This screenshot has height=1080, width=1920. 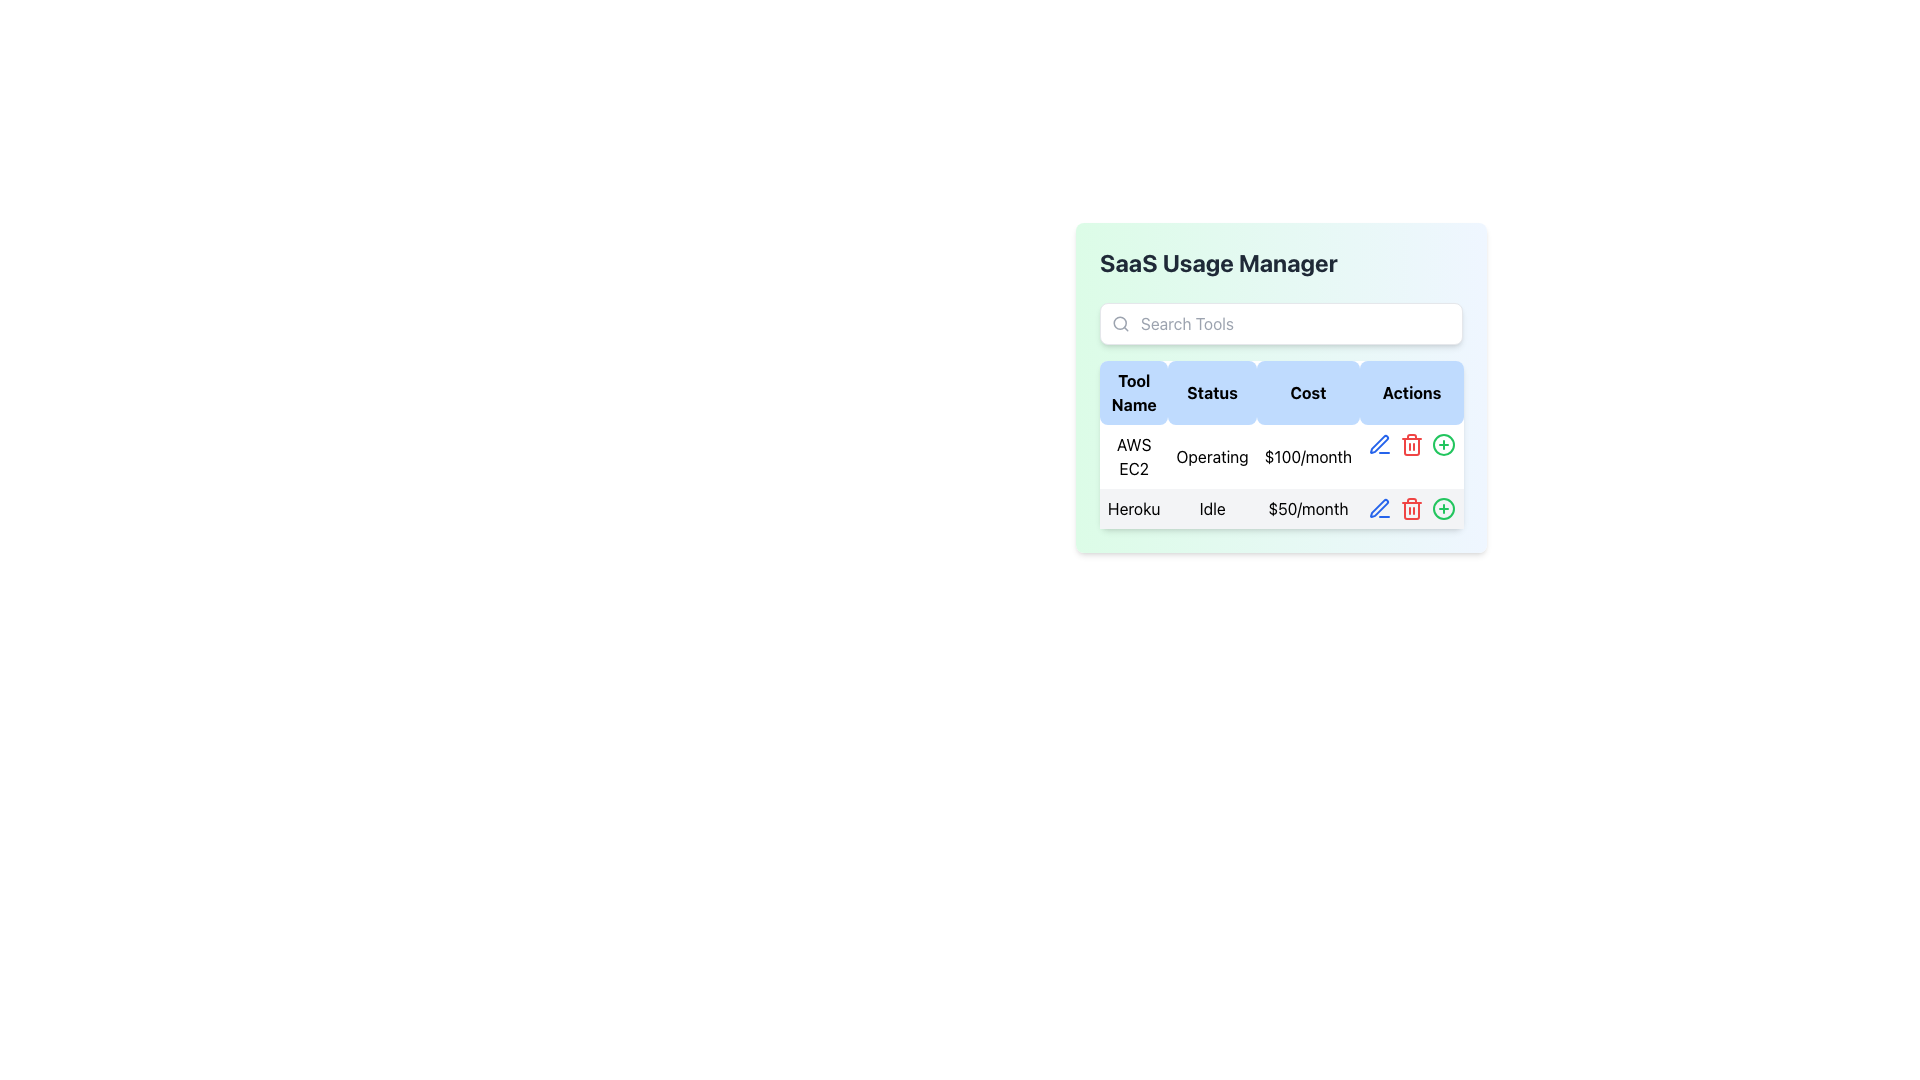 What do you see at coordinates (1410, 443) in the screenshot?
I see `the red trash icon in the Actions column of the first row in the table` at bounding box center [1410, 443].